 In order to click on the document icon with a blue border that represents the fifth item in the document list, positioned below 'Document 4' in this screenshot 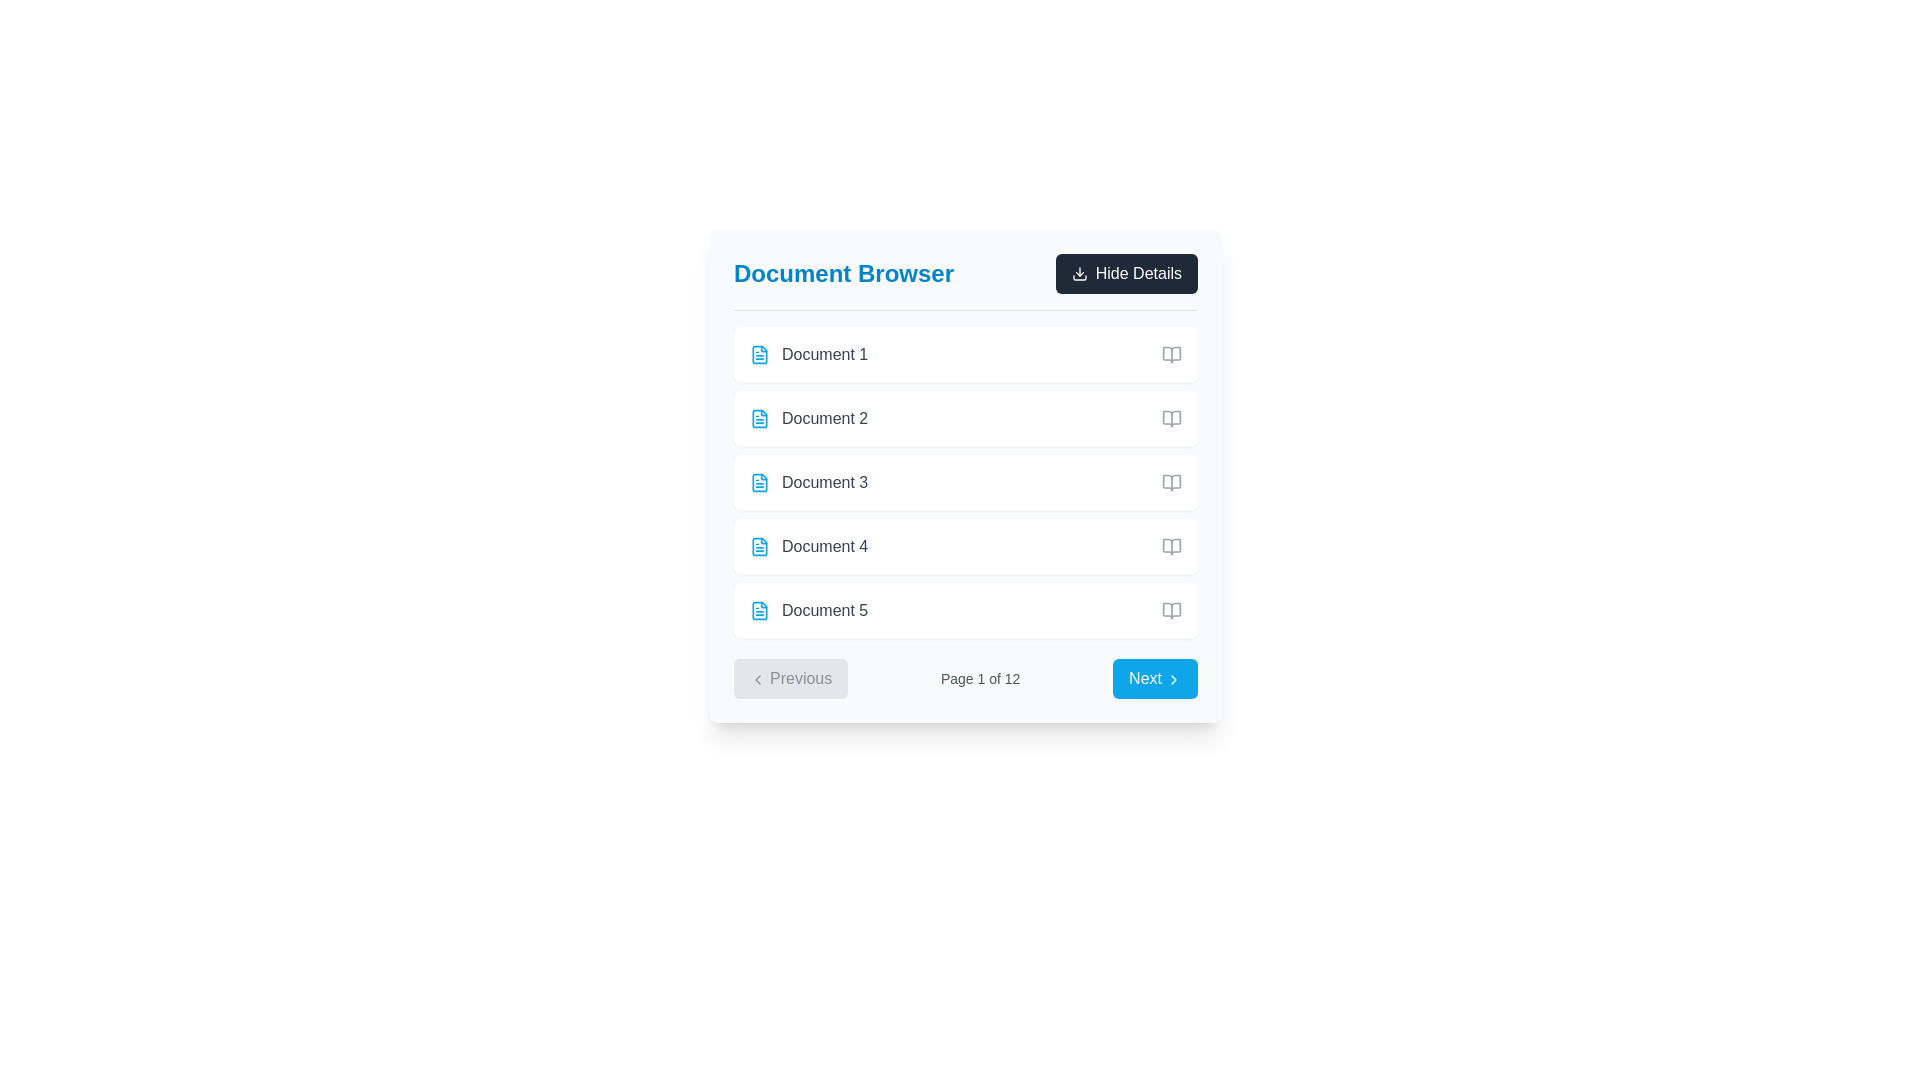, I will do `click(758, 609)`.